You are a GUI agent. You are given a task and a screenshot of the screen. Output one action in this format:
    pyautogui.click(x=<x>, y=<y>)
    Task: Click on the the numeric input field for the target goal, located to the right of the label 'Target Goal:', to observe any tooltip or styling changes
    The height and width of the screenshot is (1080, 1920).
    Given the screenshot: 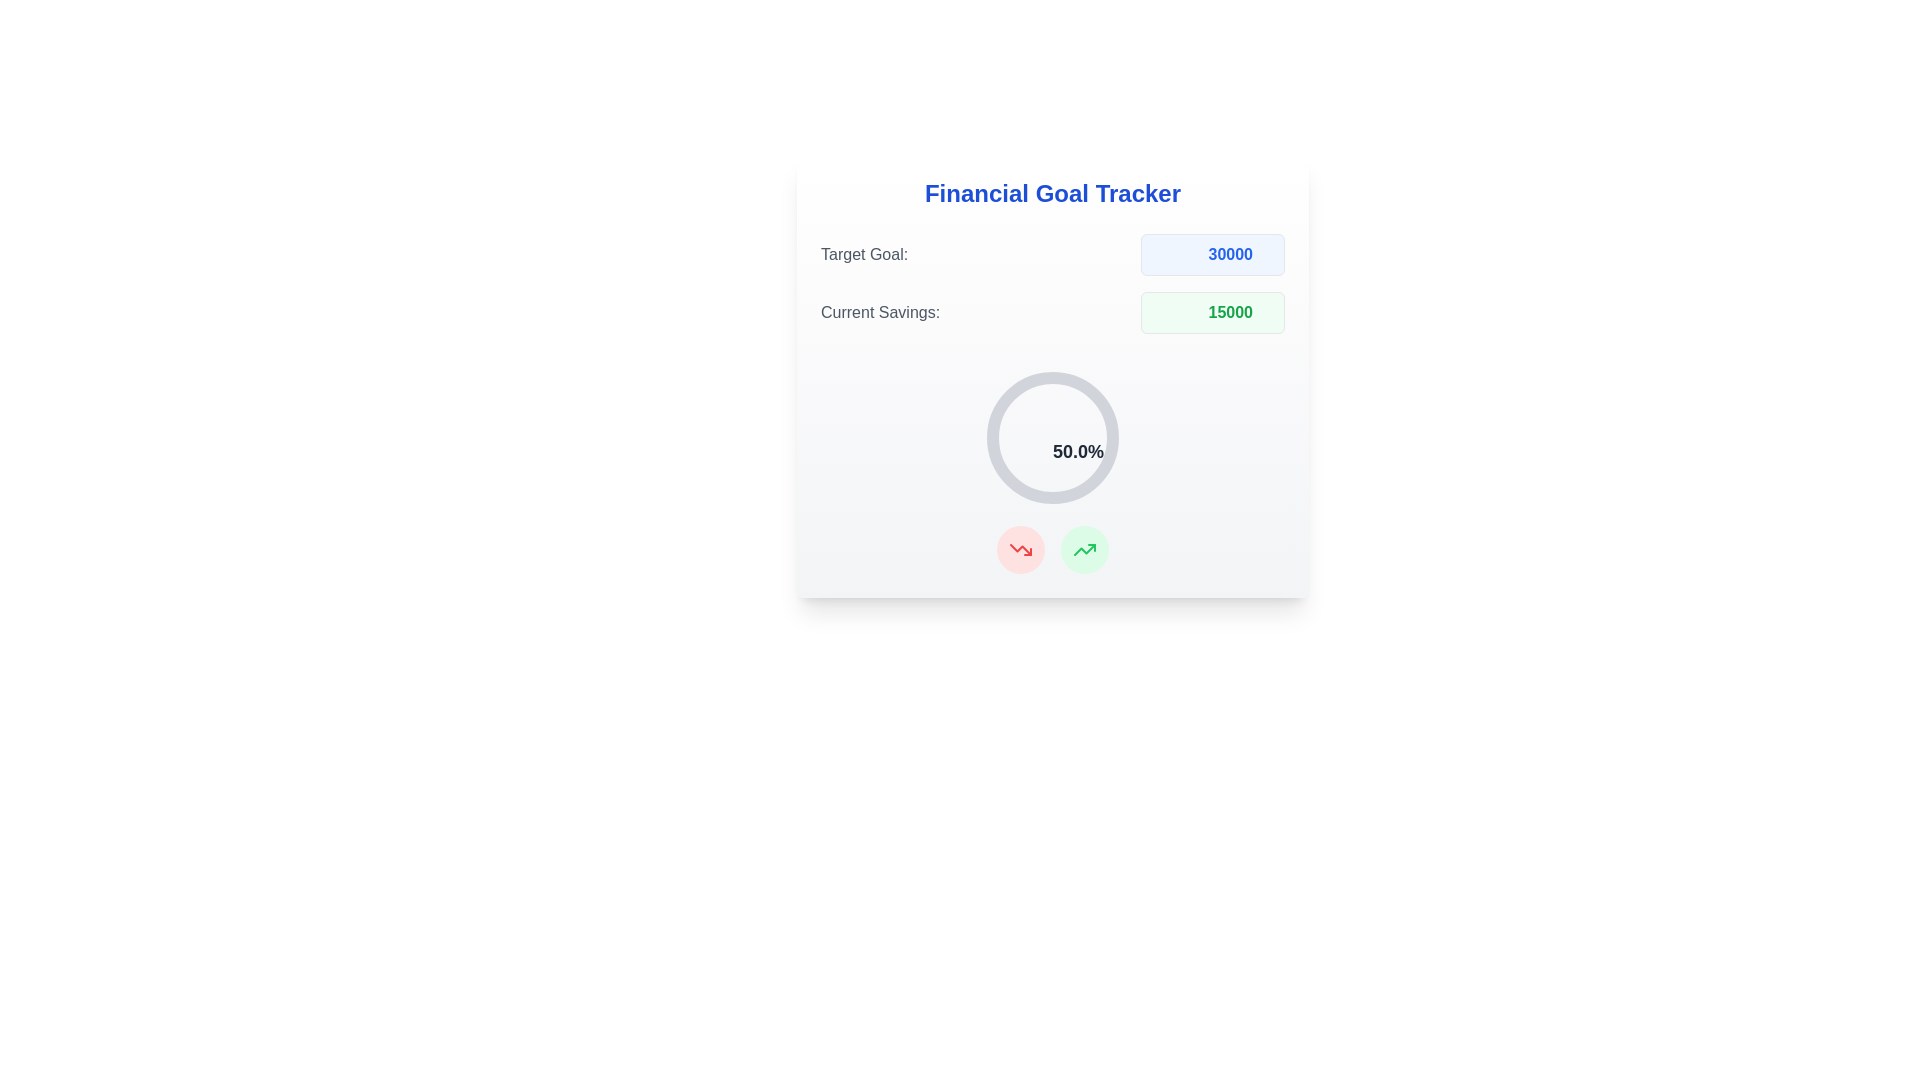 What is the action you would take?
    pyautogui.click(x=1212, y=253)
    